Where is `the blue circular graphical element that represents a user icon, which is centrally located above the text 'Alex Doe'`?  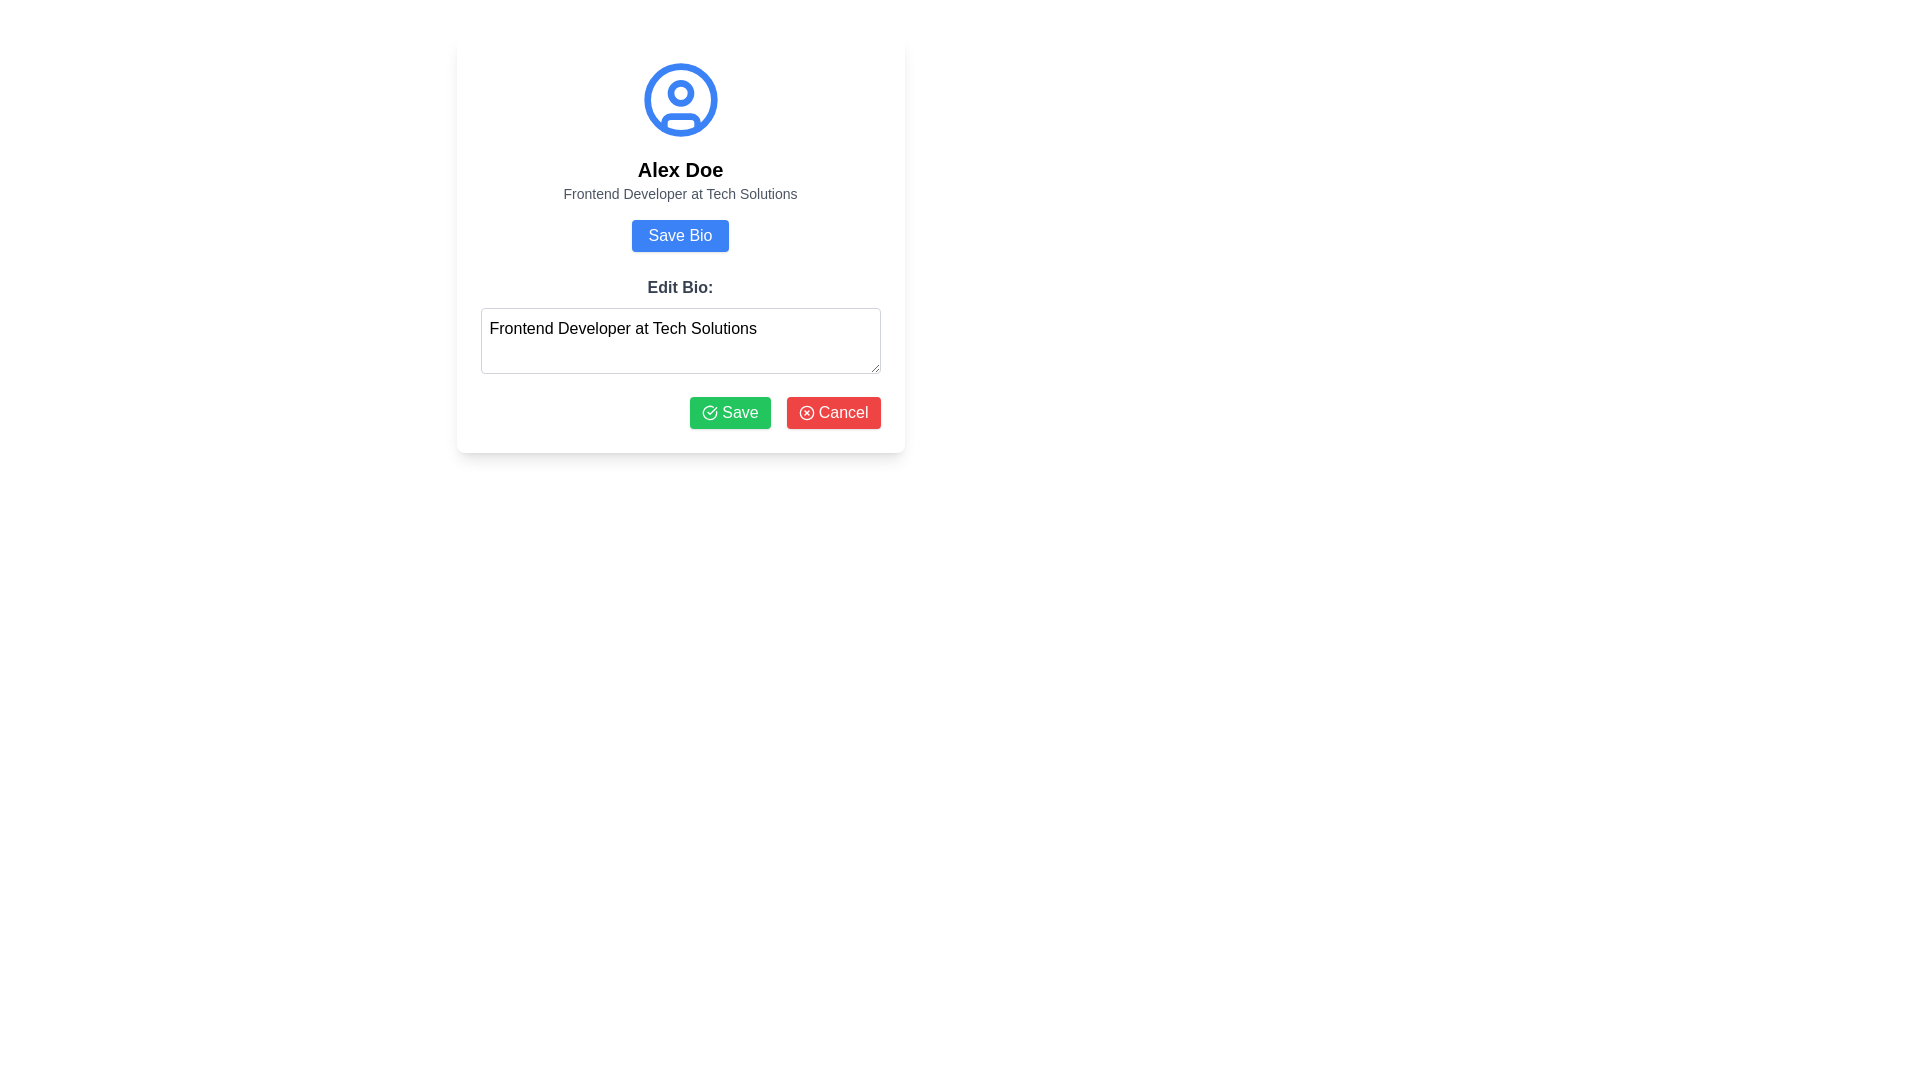
the blue circular graphical element that represents a user icon, which is centrally located above the text 'Alex Doe' is located at coordinates (680, 100).